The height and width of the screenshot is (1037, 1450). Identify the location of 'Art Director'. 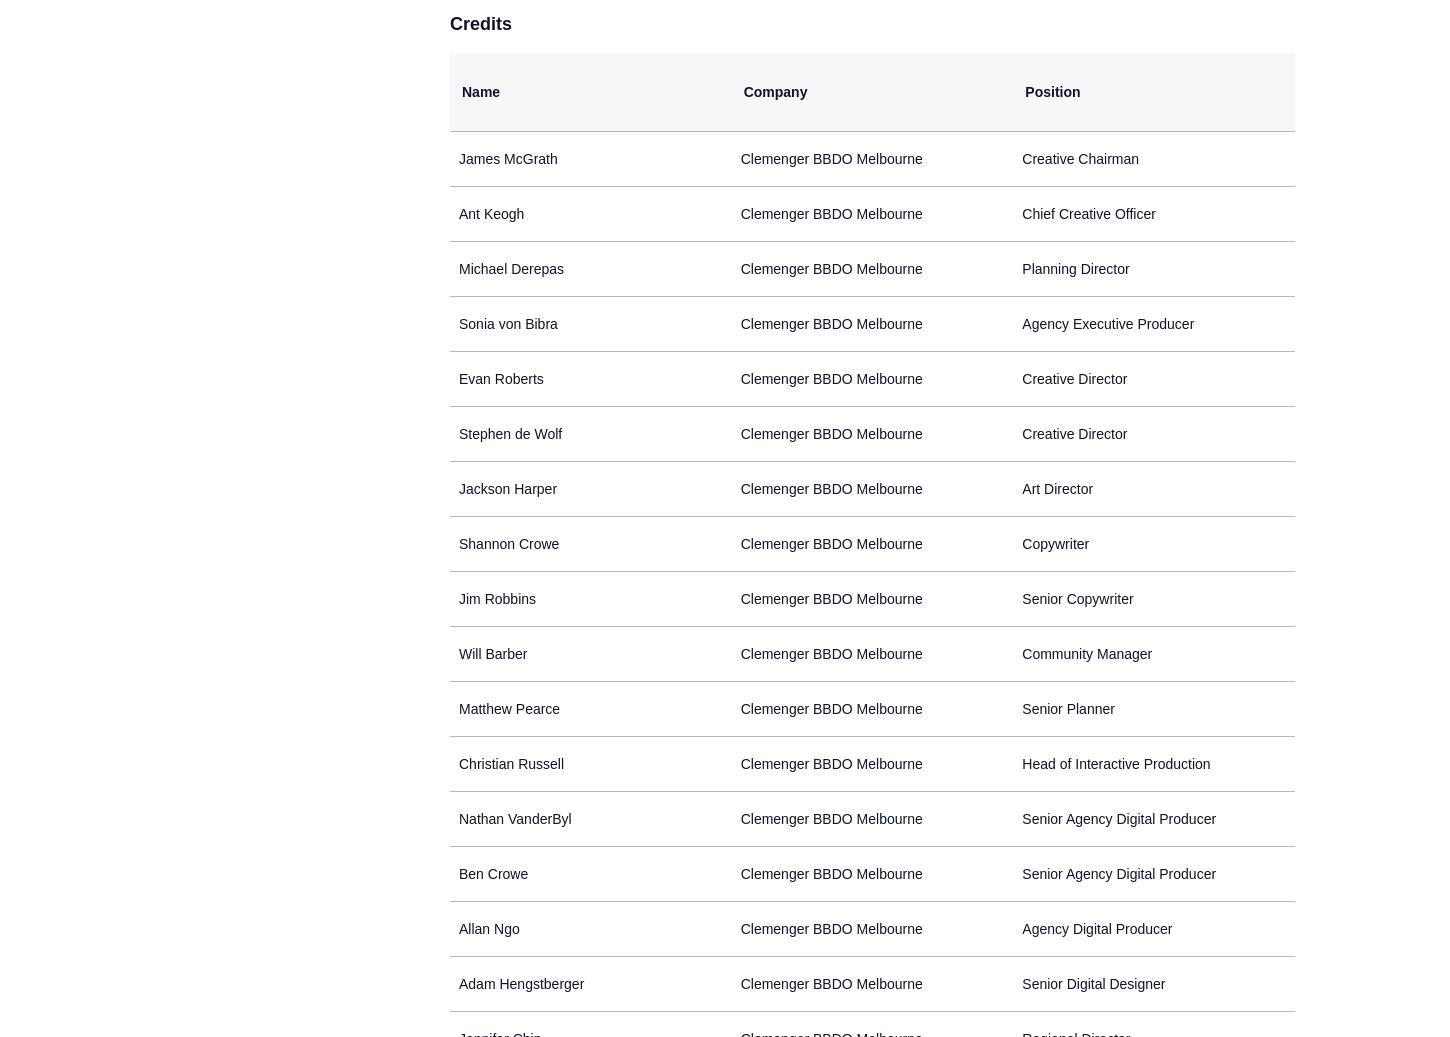
(1021, 488).